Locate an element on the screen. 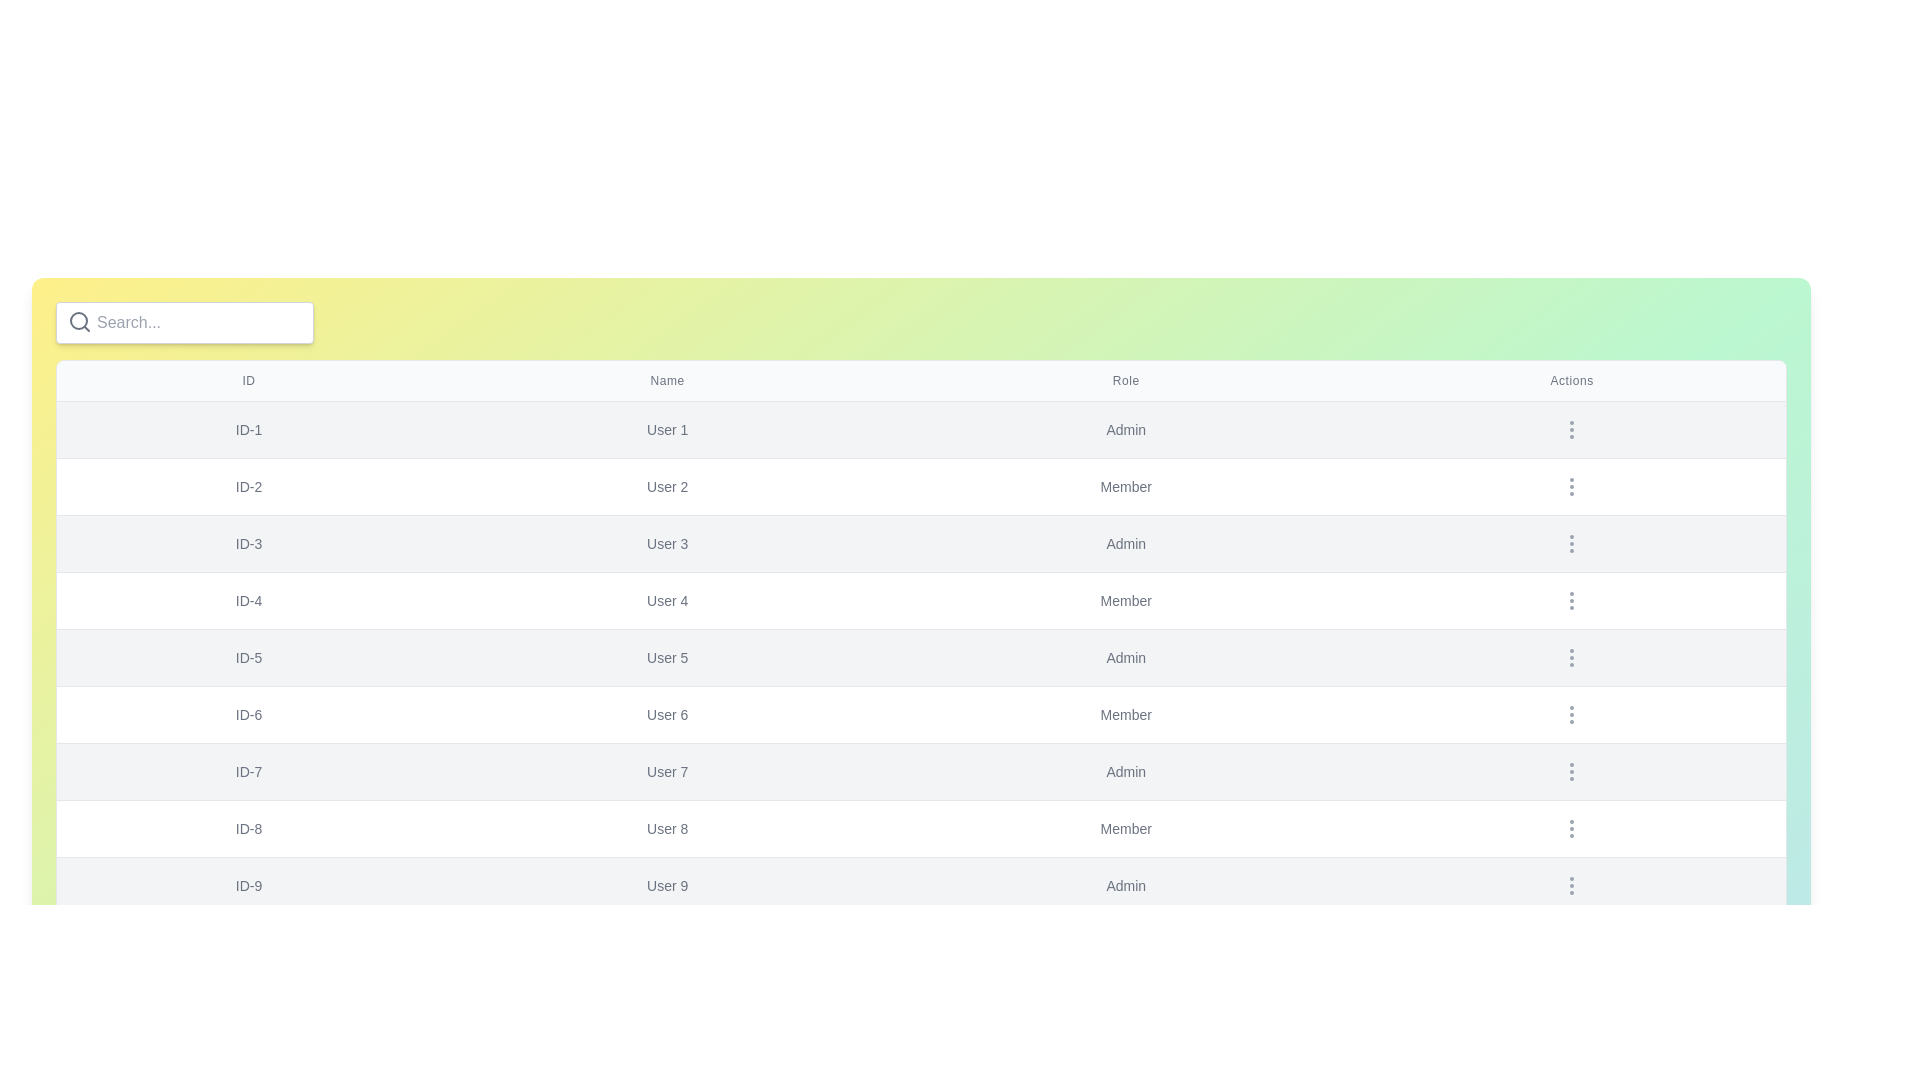 The height and width of the screenshot is (1080, 1920). the table header ID to sort the table is located at coordinates (248, 381).